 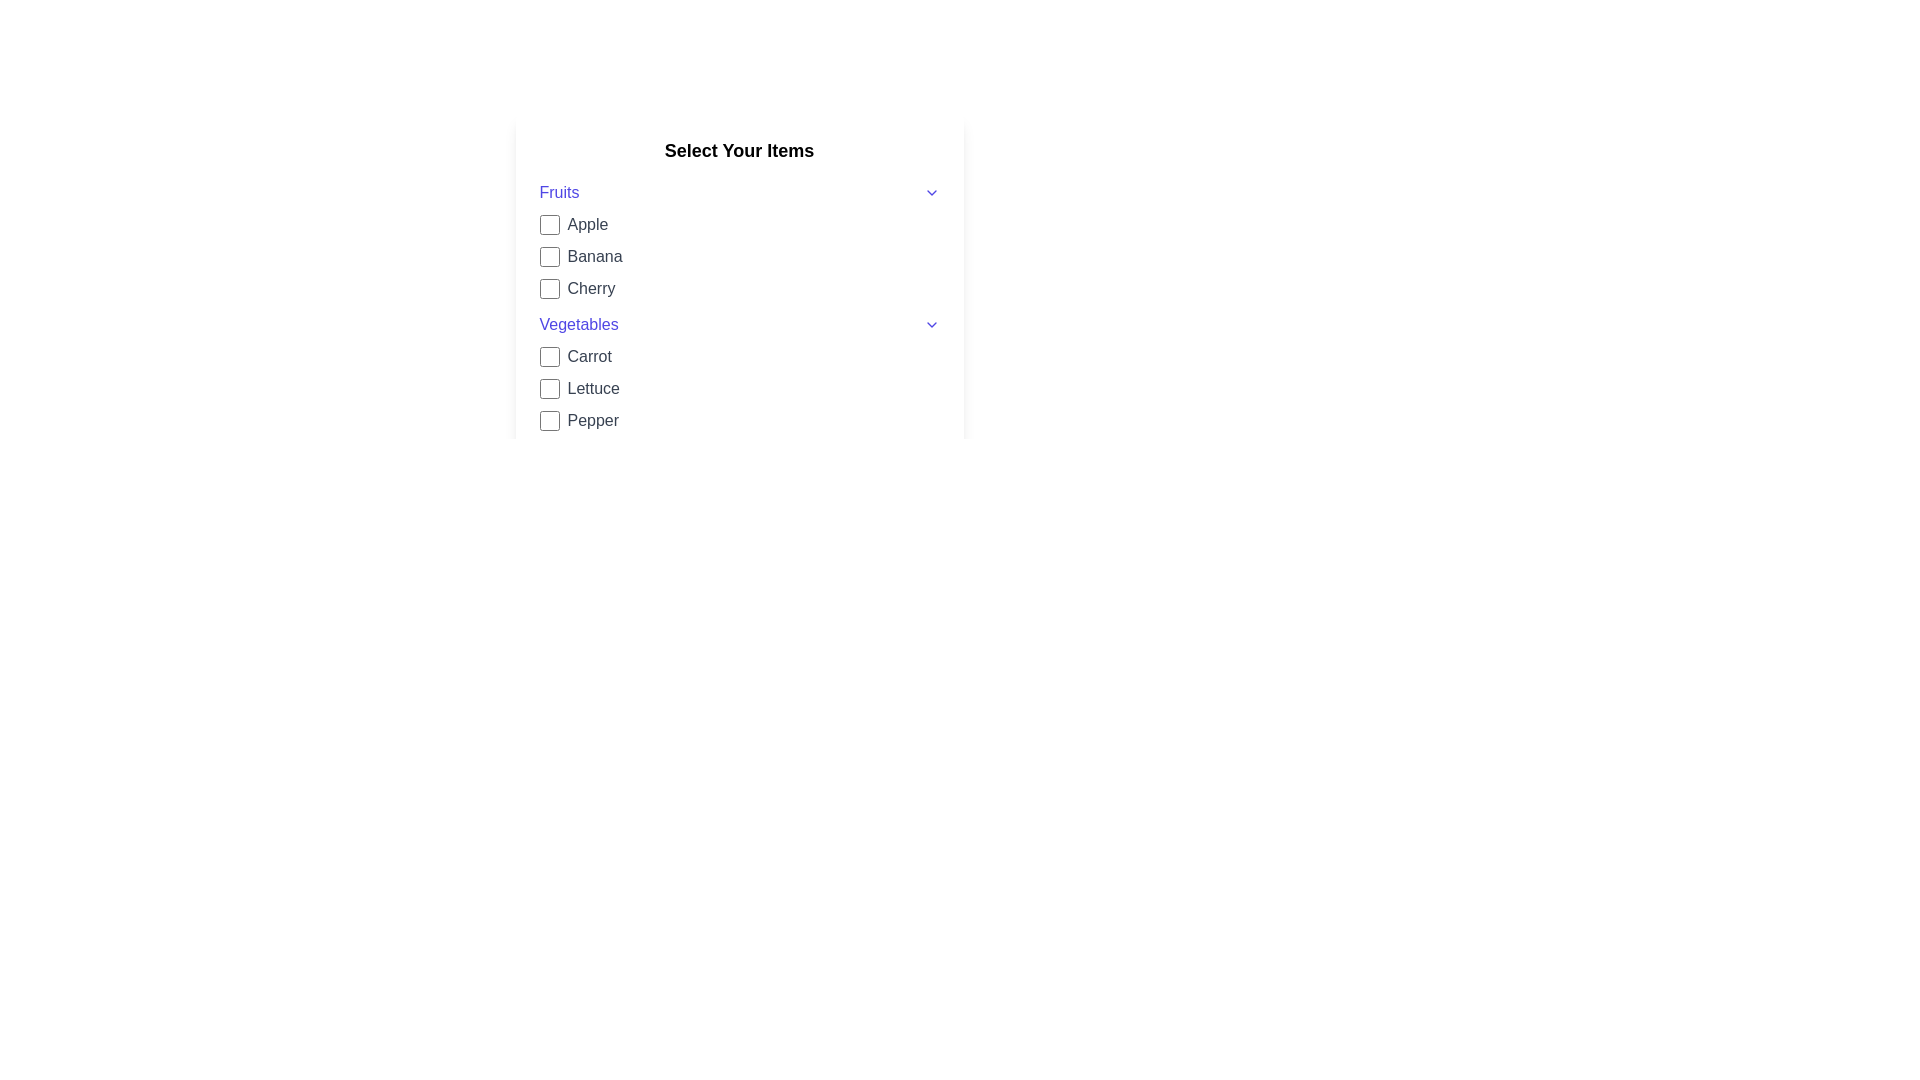 What do you see at coordinates (738, 389) in the screenshot?
I see `the checkbox labeled 'Lettuce' located under the 'Vegetables' section in the second position of the list` at bounding box center [738, 389].